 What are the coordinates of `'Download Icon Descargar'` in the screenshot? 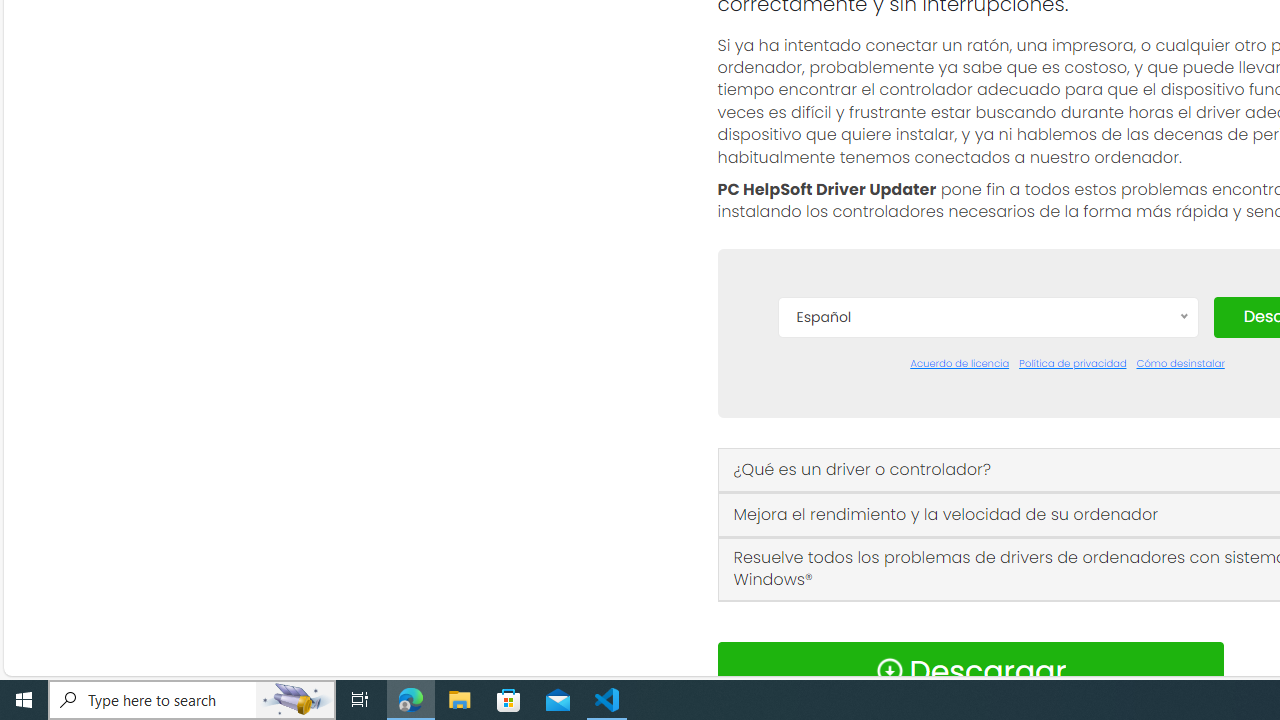 It's located at (970, 671).